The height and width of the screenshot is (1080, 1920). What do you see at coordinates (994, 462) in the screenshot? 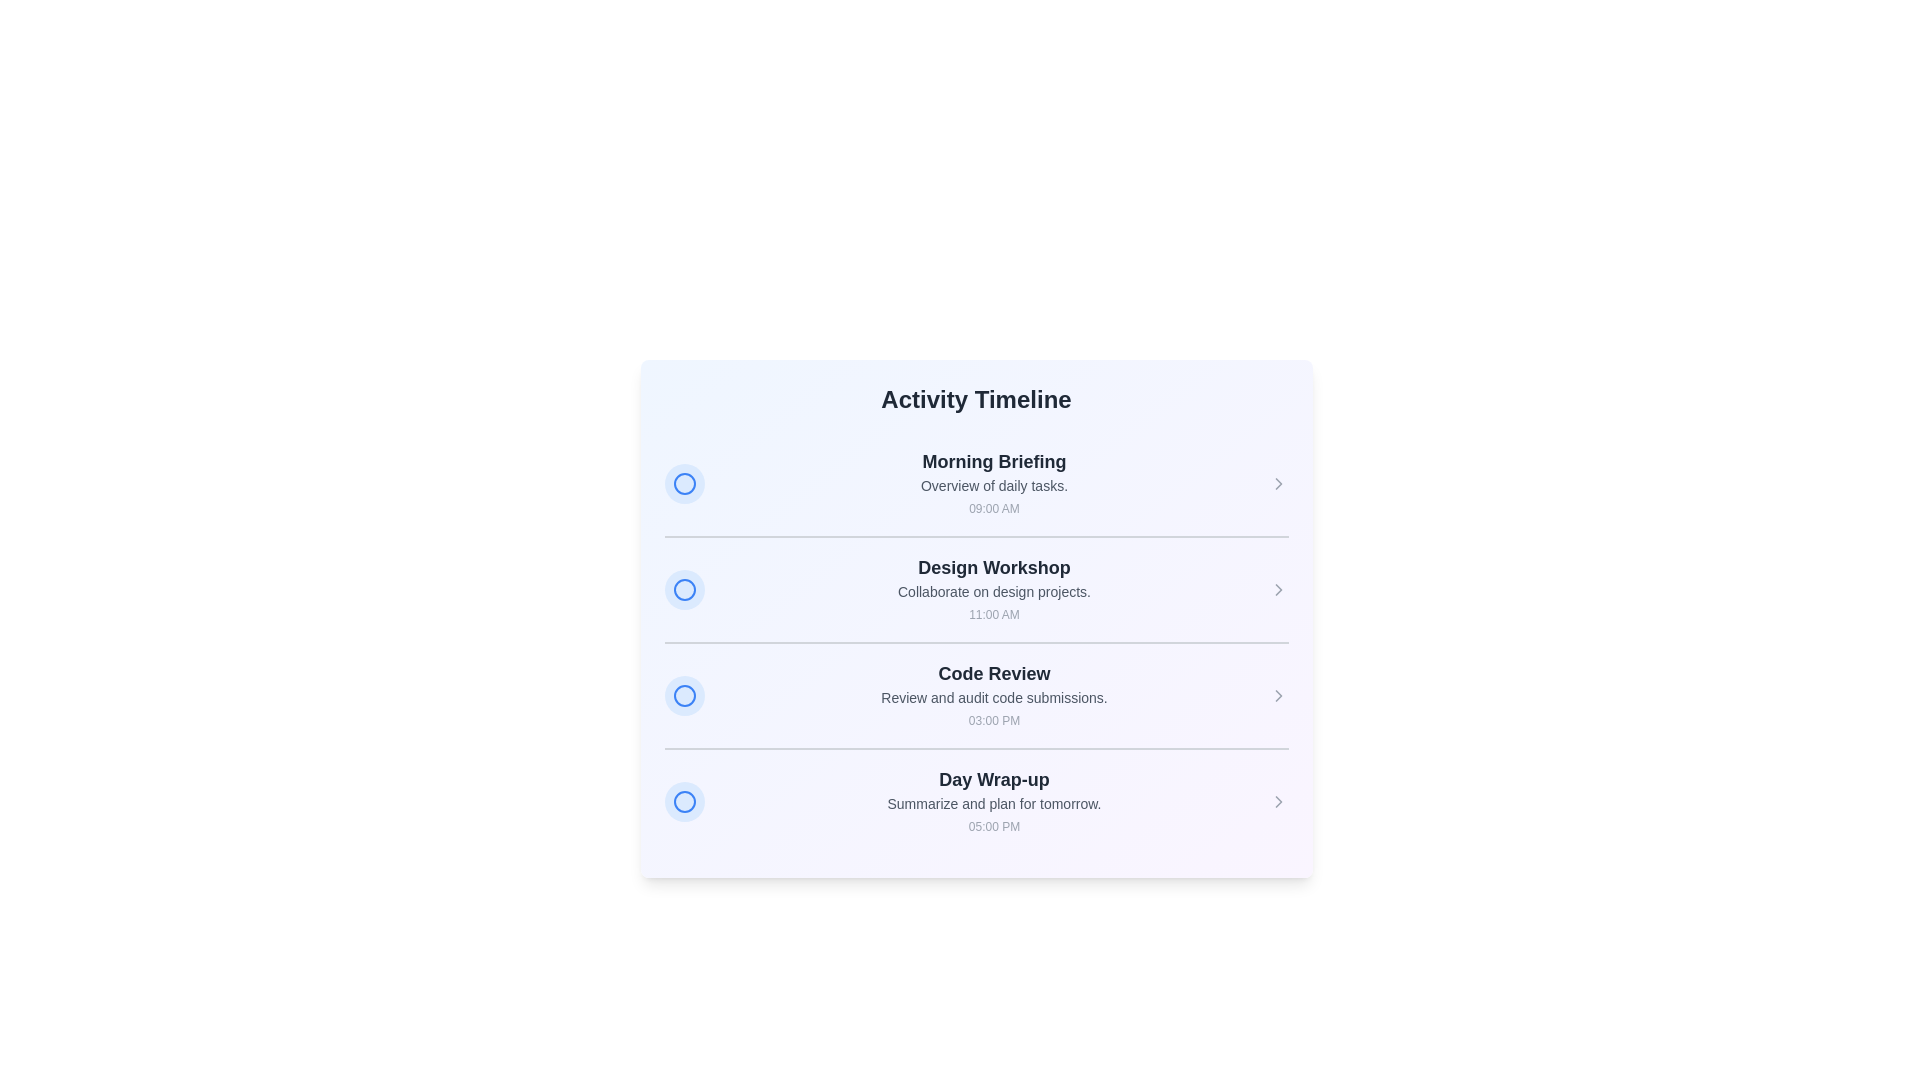
I see `the title text element for the first item in the timeline list` at bounding box center [994, 462].